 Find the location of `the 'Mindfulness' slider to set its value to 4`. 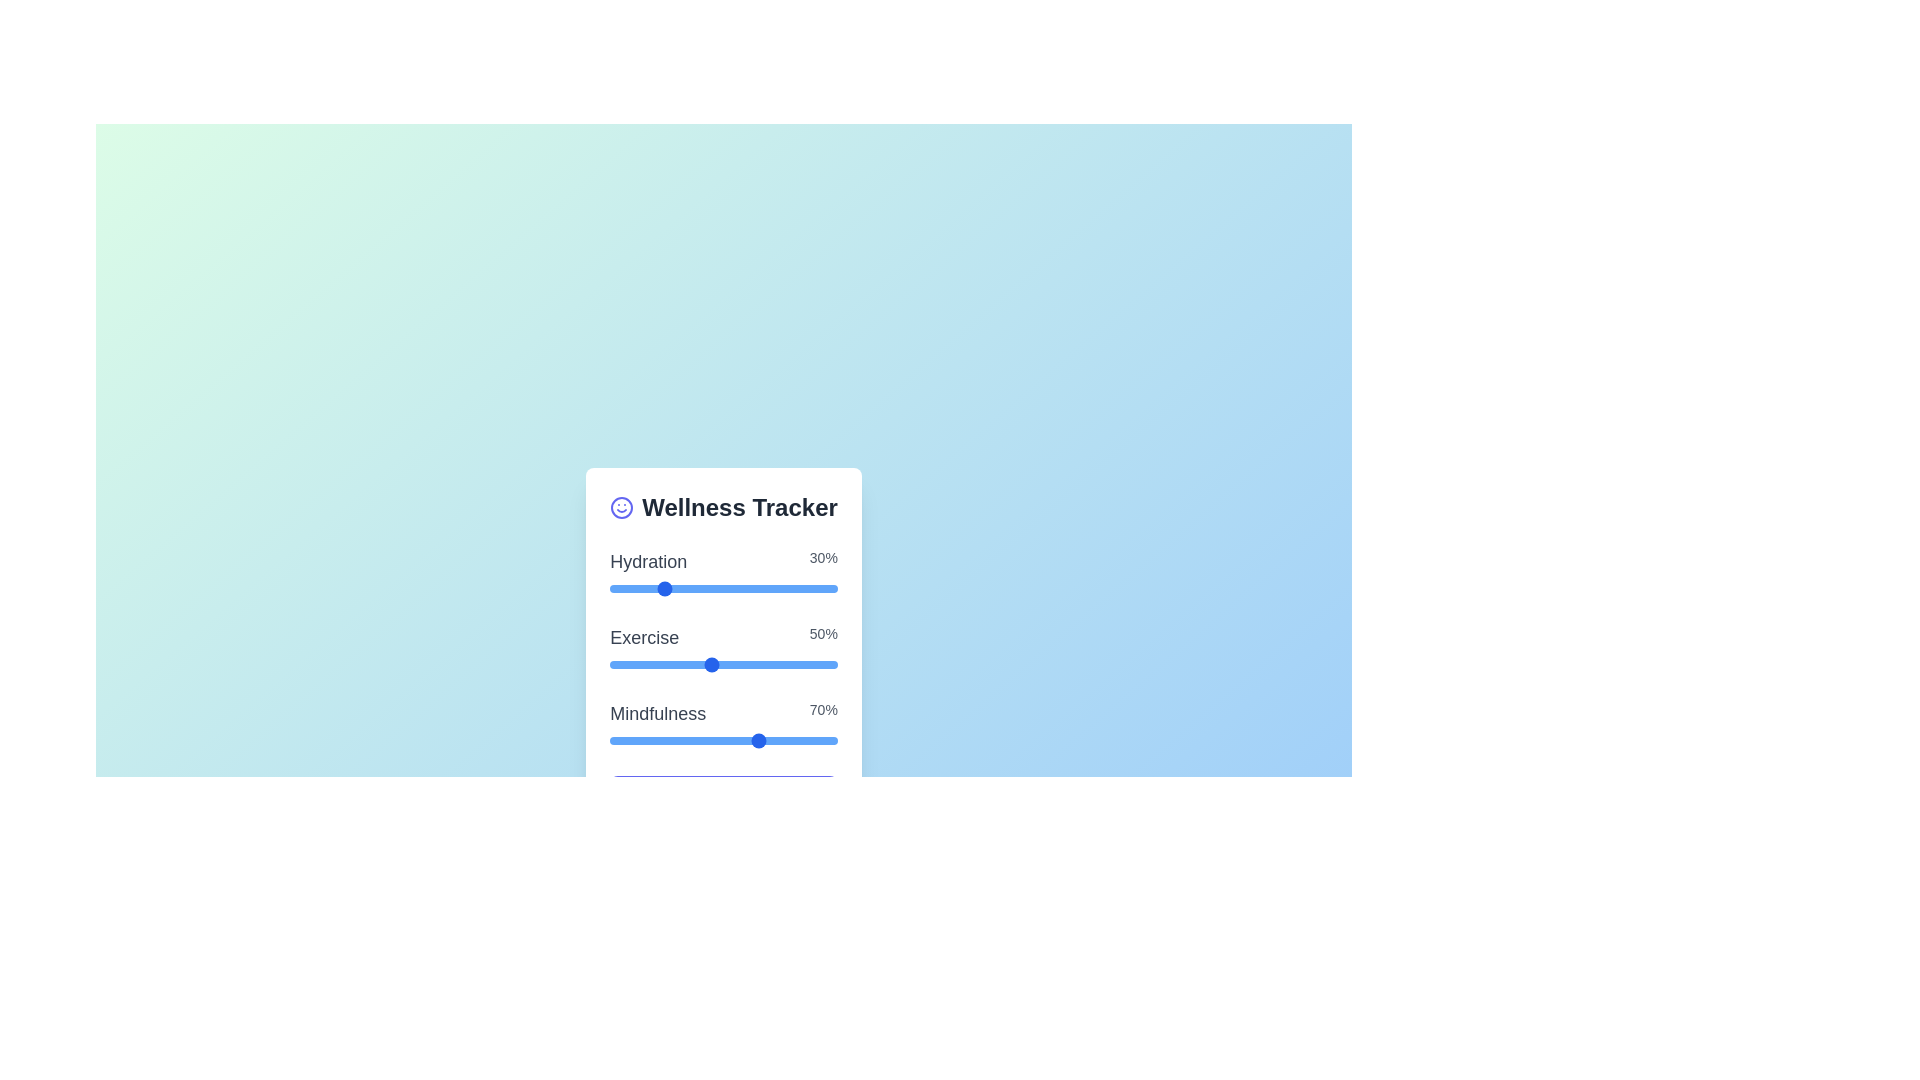

the 'Mindfulness' slider to set its value to 4 is located at coordinates (686, 740).